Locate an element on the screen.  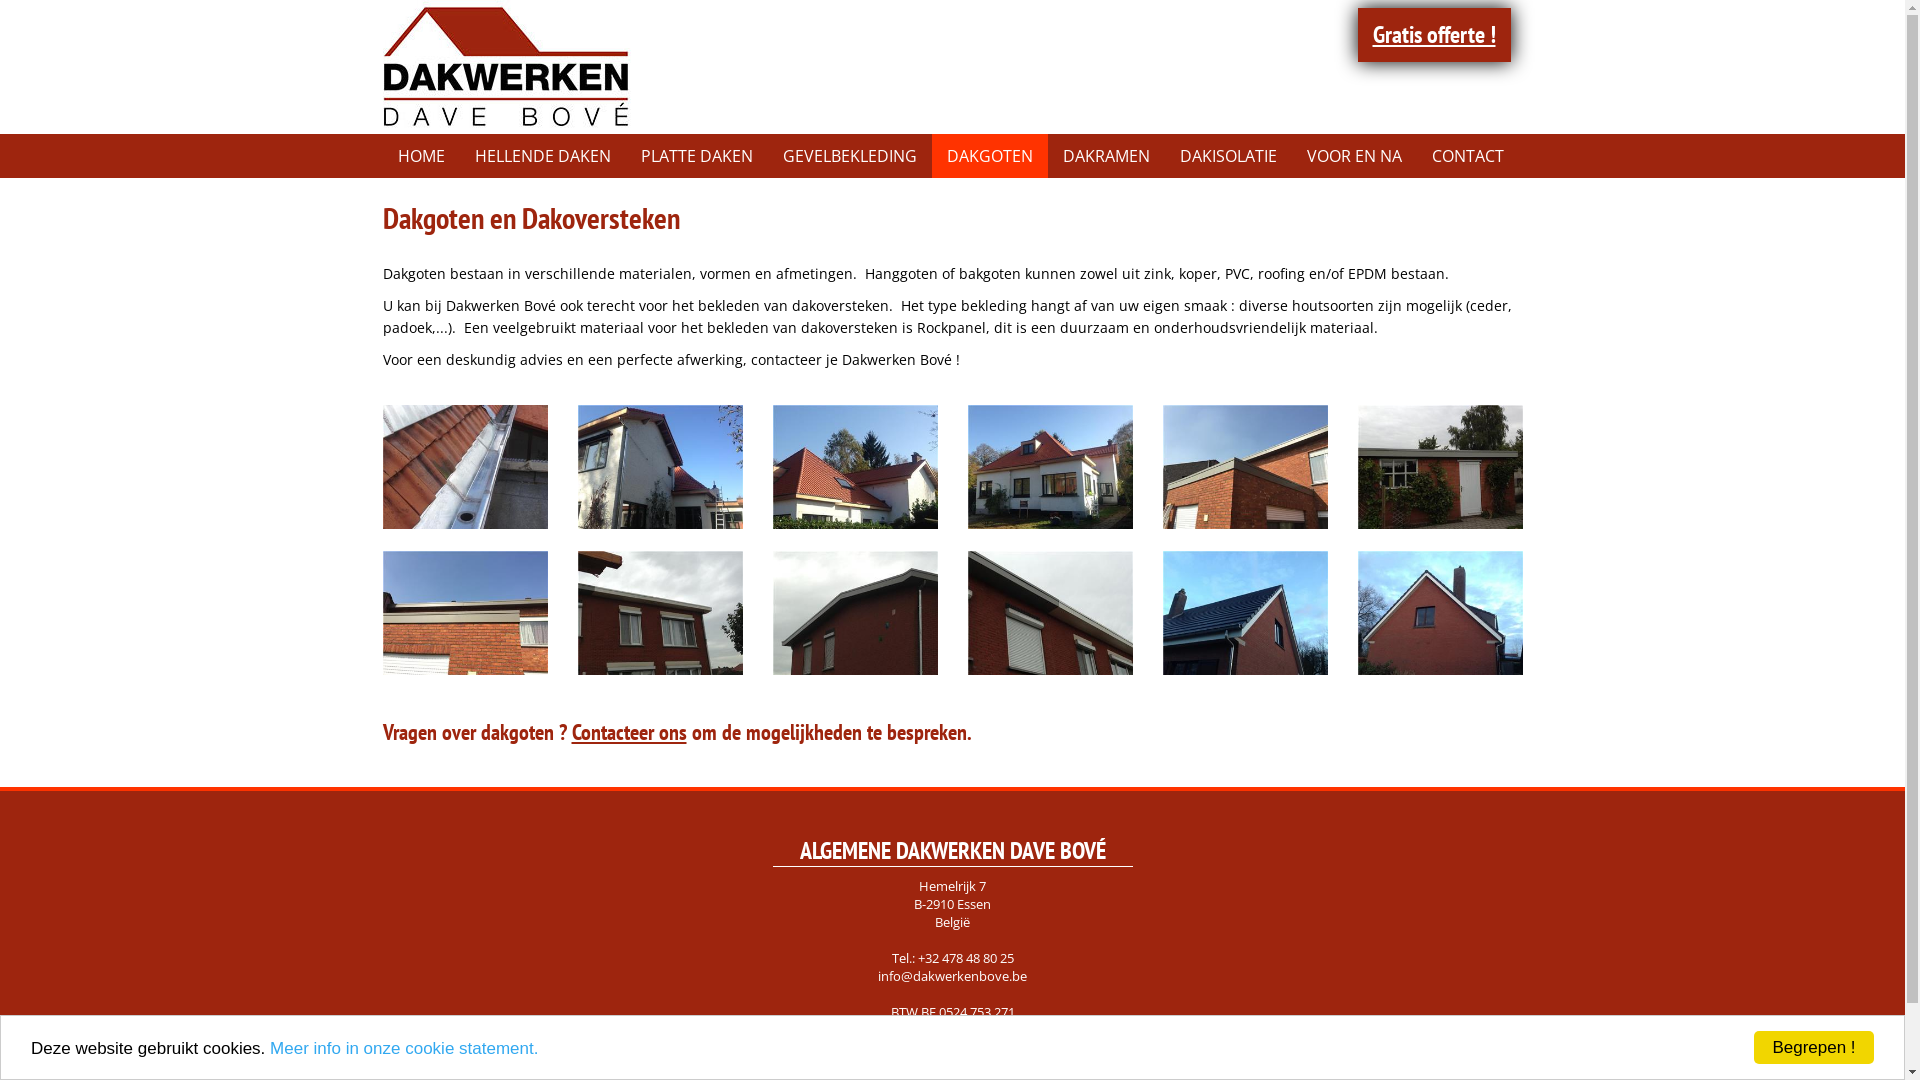
'Begrepen !' is located at coordinates (1814, 1046).